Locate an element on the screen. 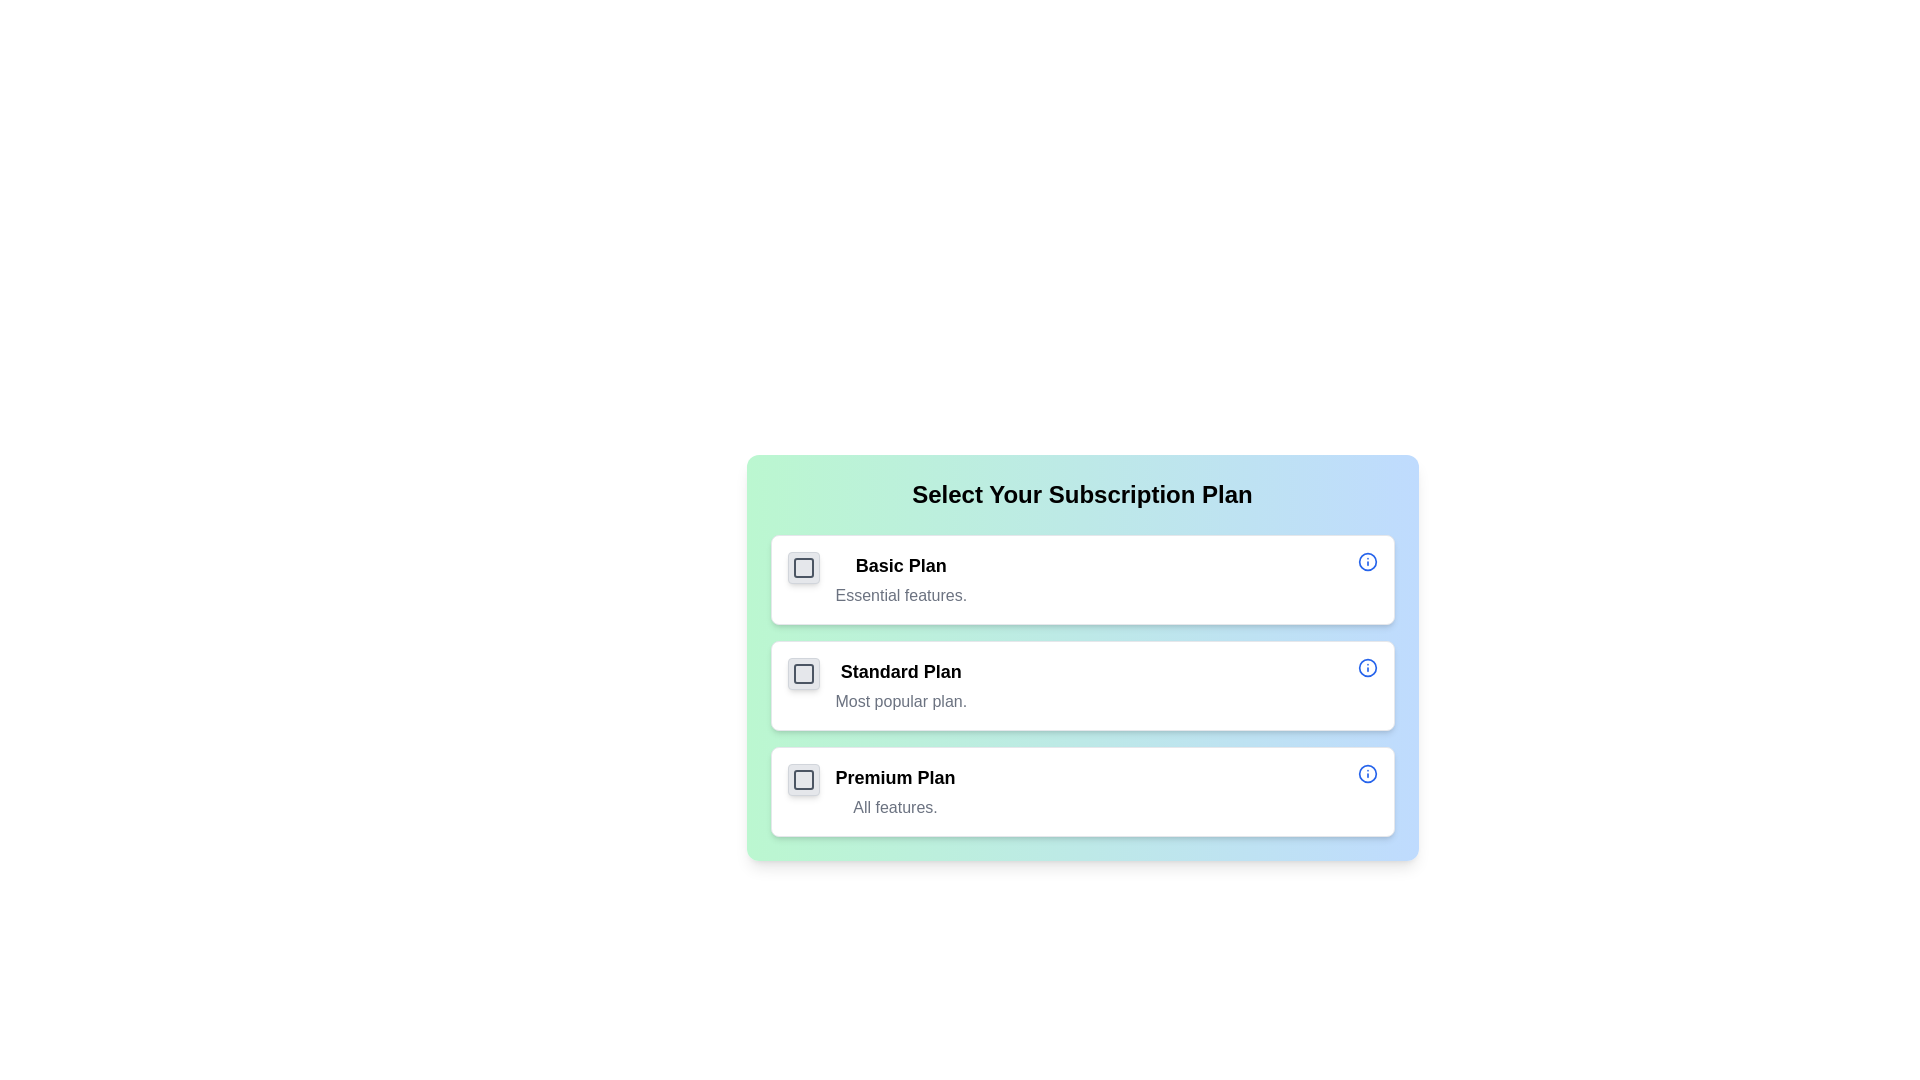 This screenshot has height=1080, width=1920. the outermost circular SVG shape located inside the SVG icon on the right side of the 'Basic Plan' option card in the subscription selection interface is located at coordinates (1366, 562).